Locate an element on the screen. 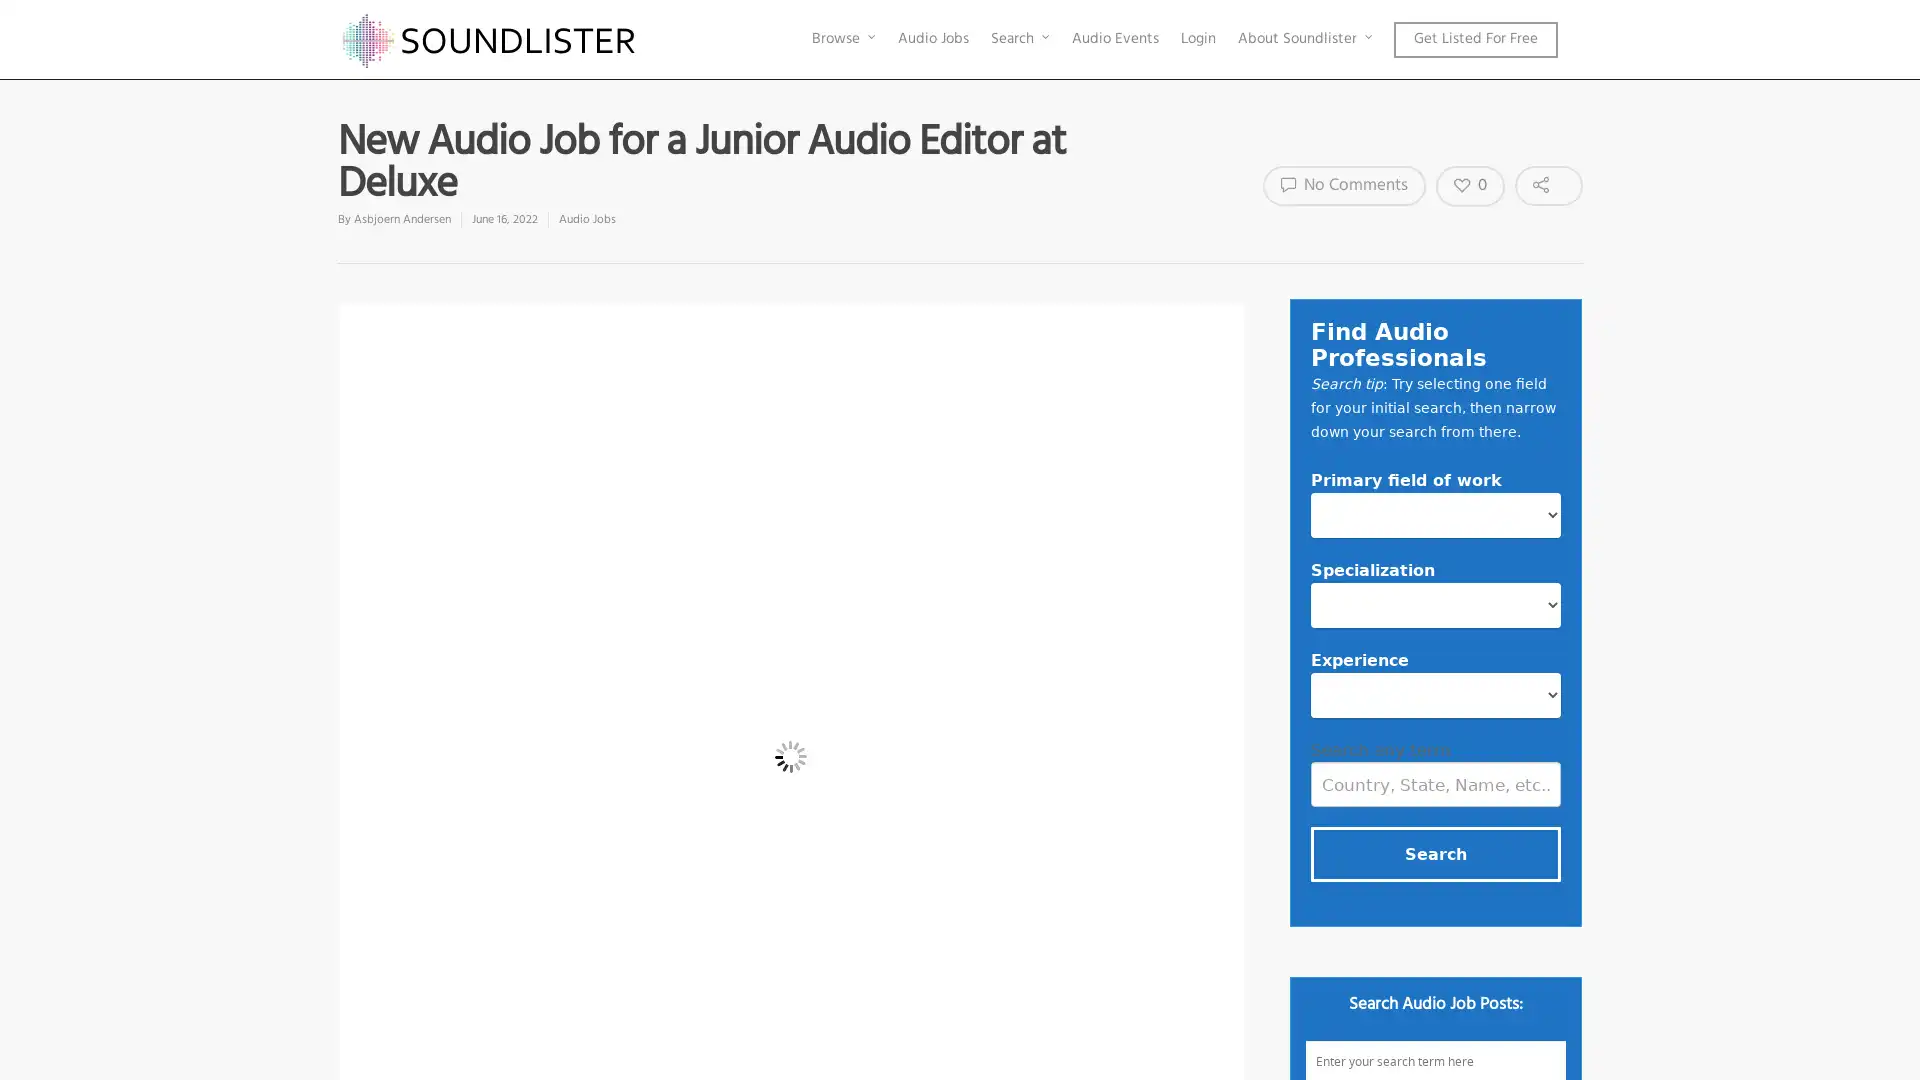  Search is located at coordinates (1434, 853).